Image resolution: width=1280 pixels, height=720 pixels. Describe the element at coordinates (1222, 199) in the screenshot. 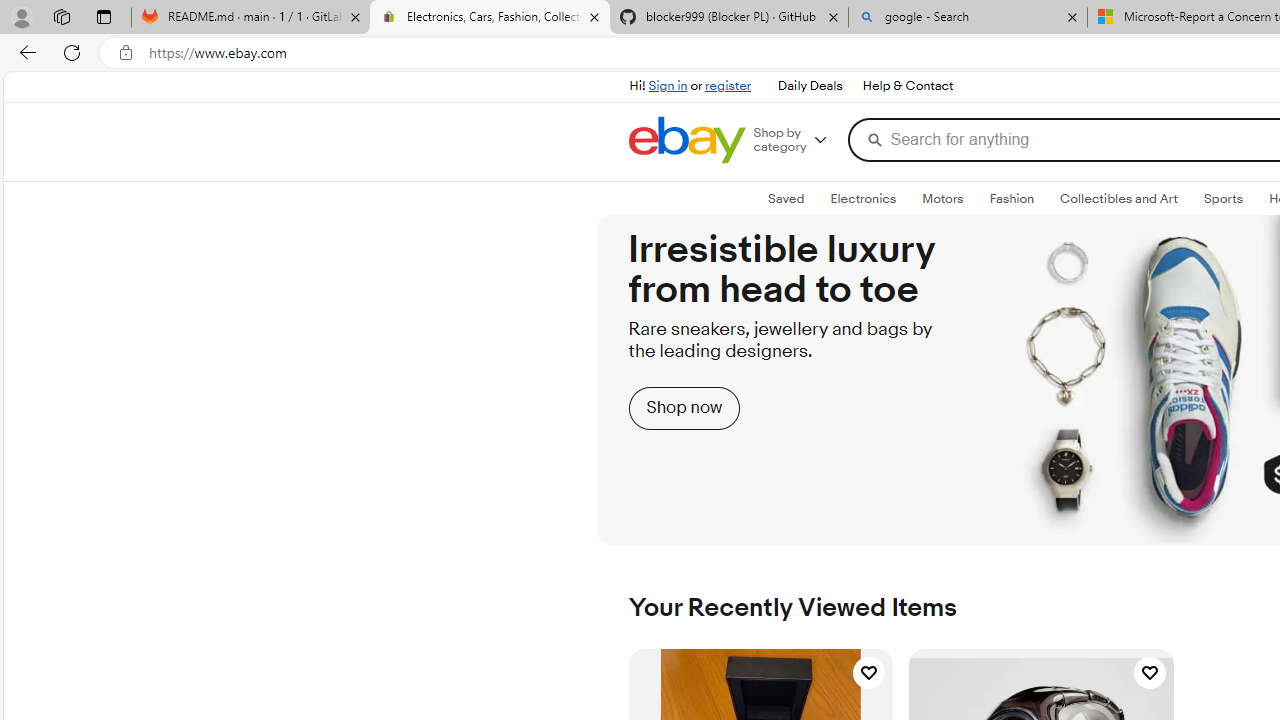

I see `'SportsExpand: Sports'` at that location.